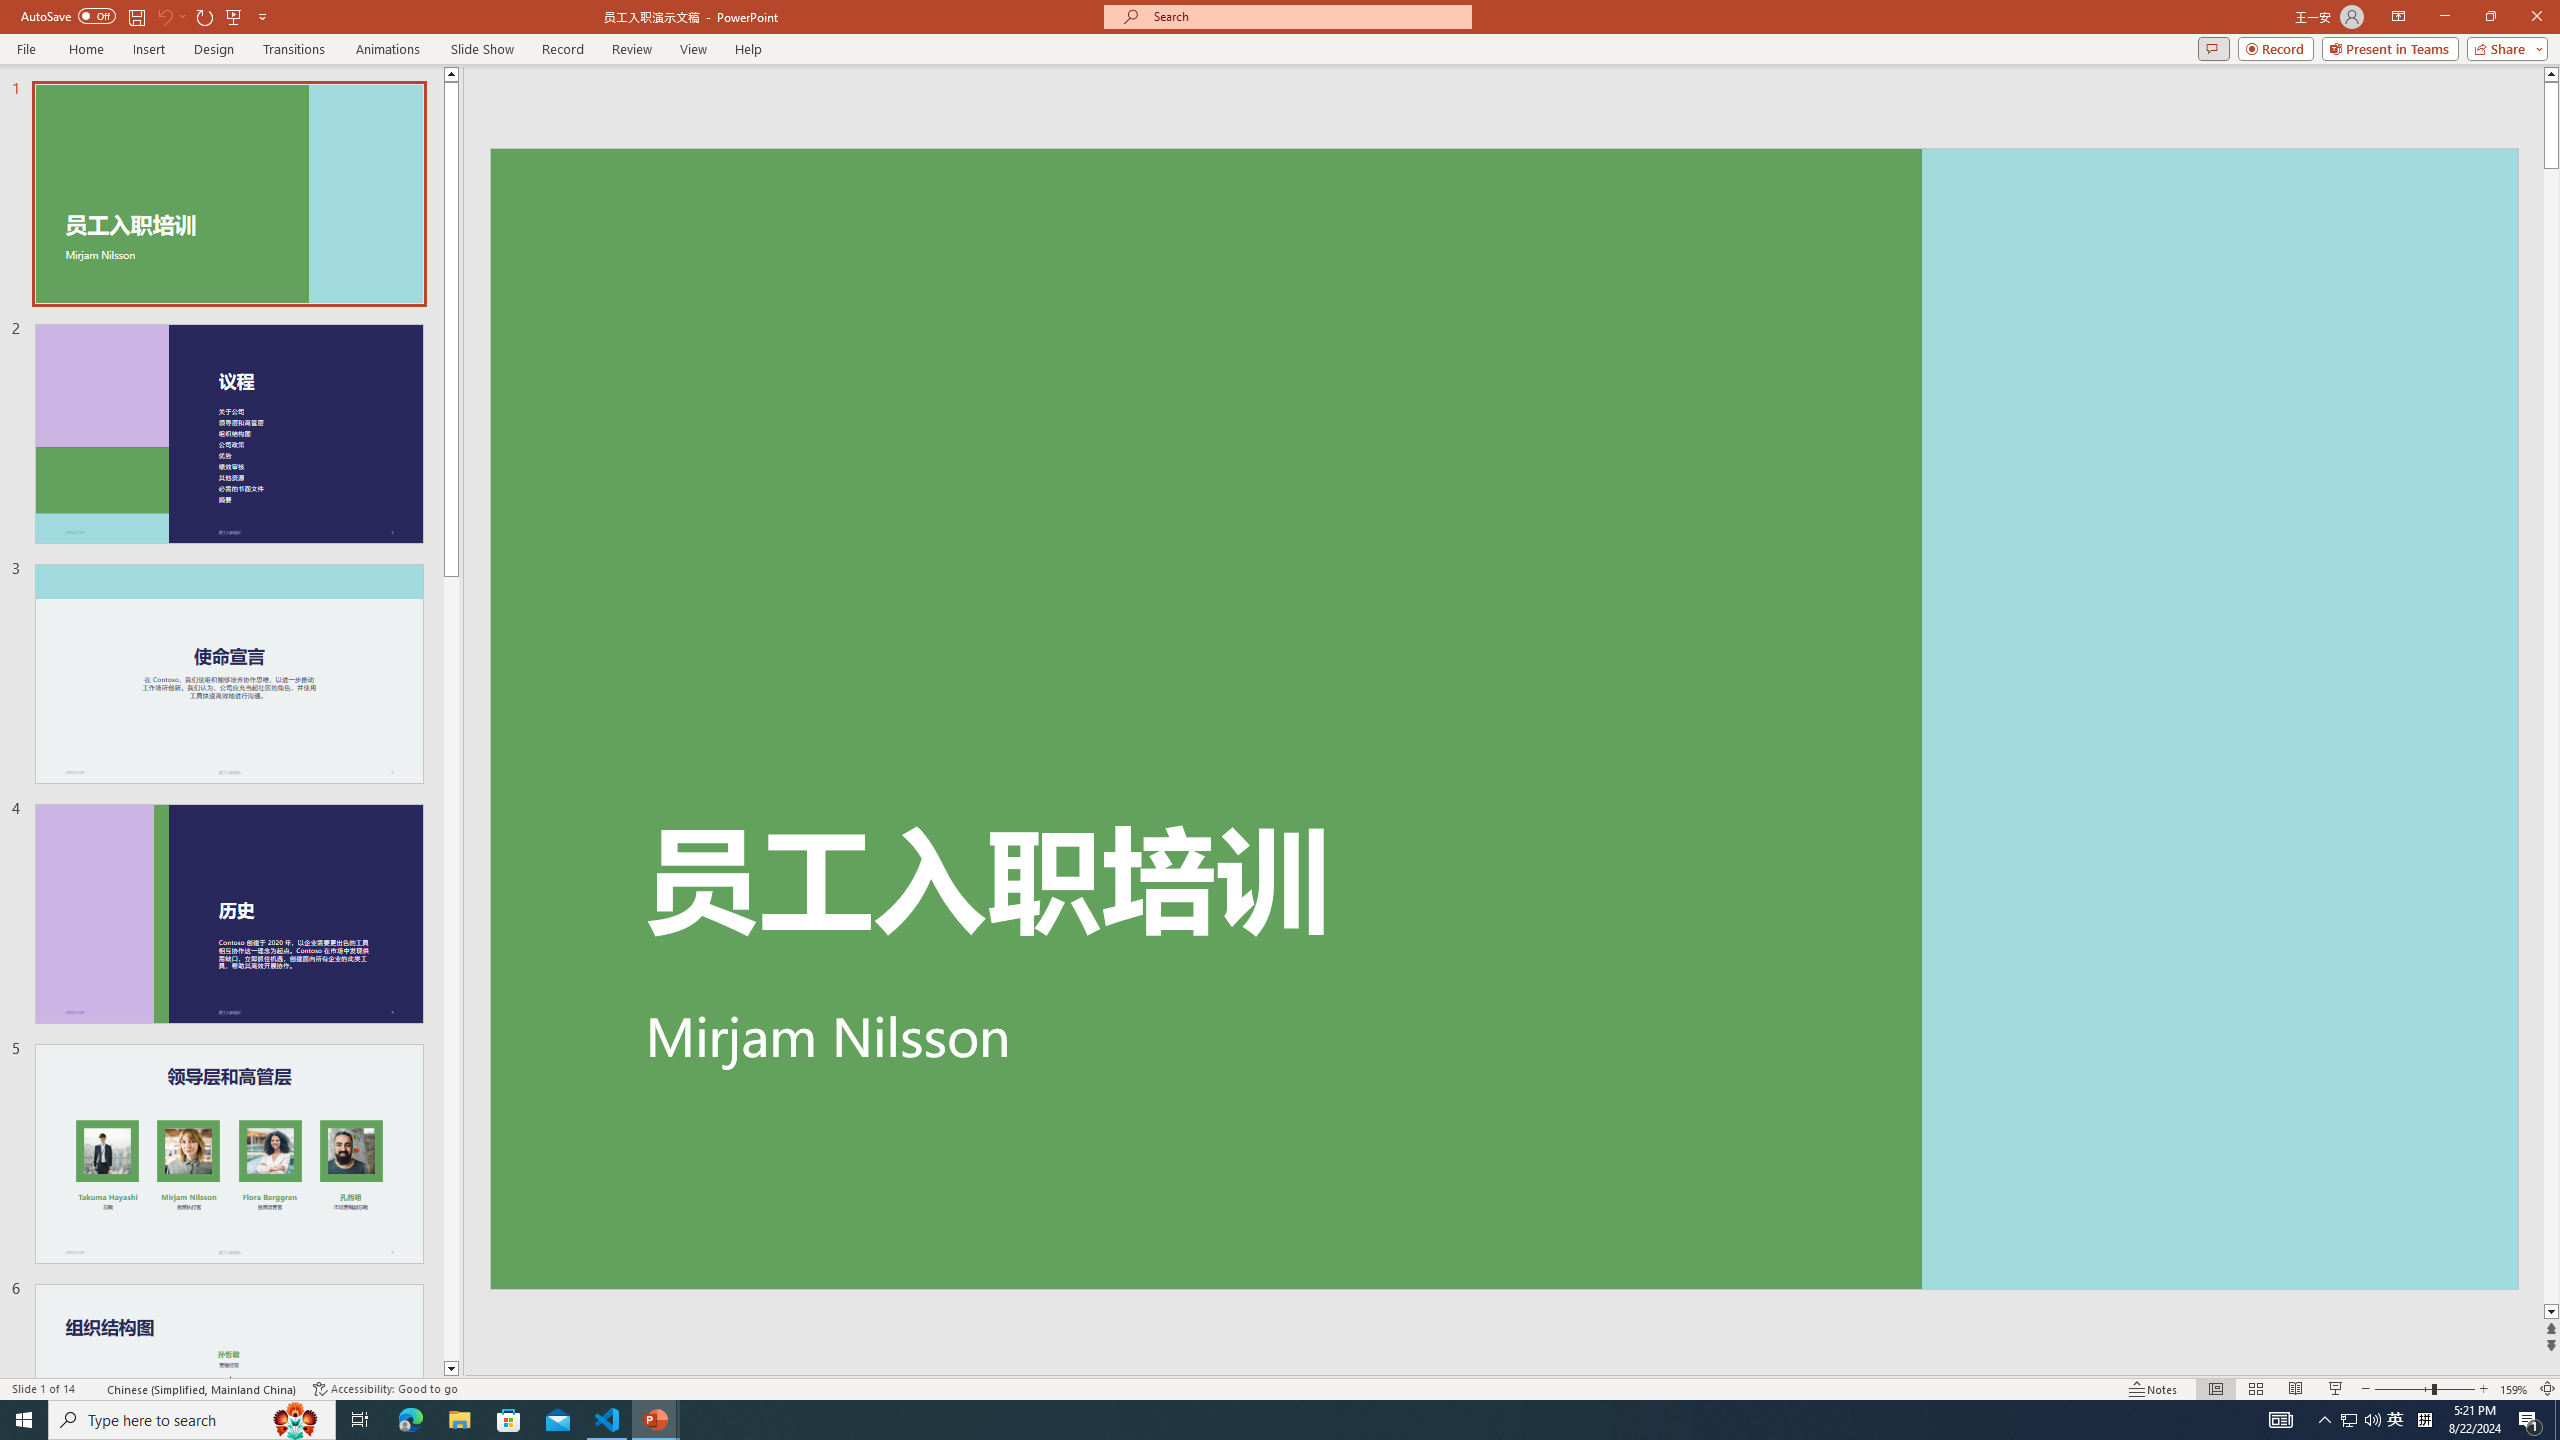 The width and height of the screenshot is (2560, 1440). What do you see at coordinates (2515, 1389) in the screenshot?
I see `'Zoom 159%'` at bounding box center [2515, 1389].